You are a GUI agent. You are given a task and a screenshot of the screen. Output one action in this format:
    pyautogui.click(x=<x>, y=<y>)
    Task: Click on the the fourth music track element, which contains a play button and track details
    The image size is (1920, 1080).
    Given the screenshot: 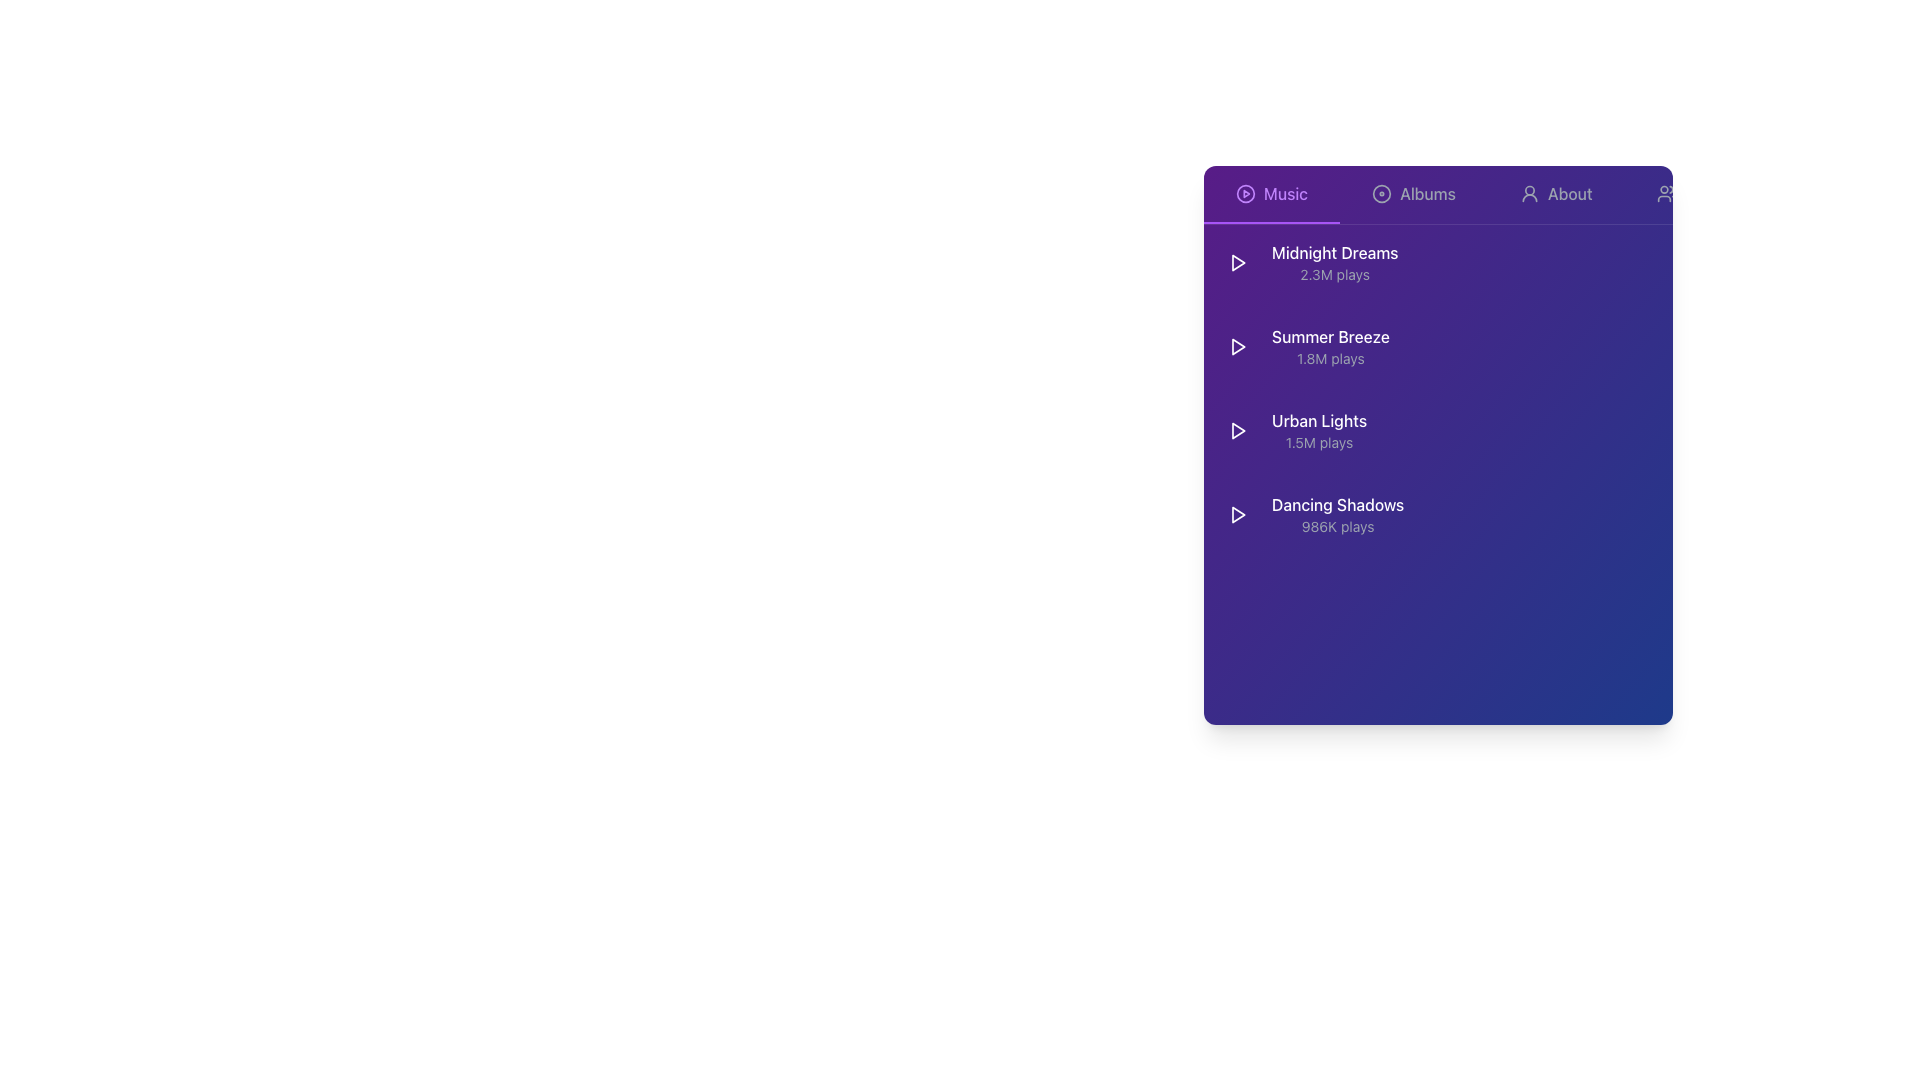 What is the action you would take?
    pyautogui.click(x=1312, y=514)
    